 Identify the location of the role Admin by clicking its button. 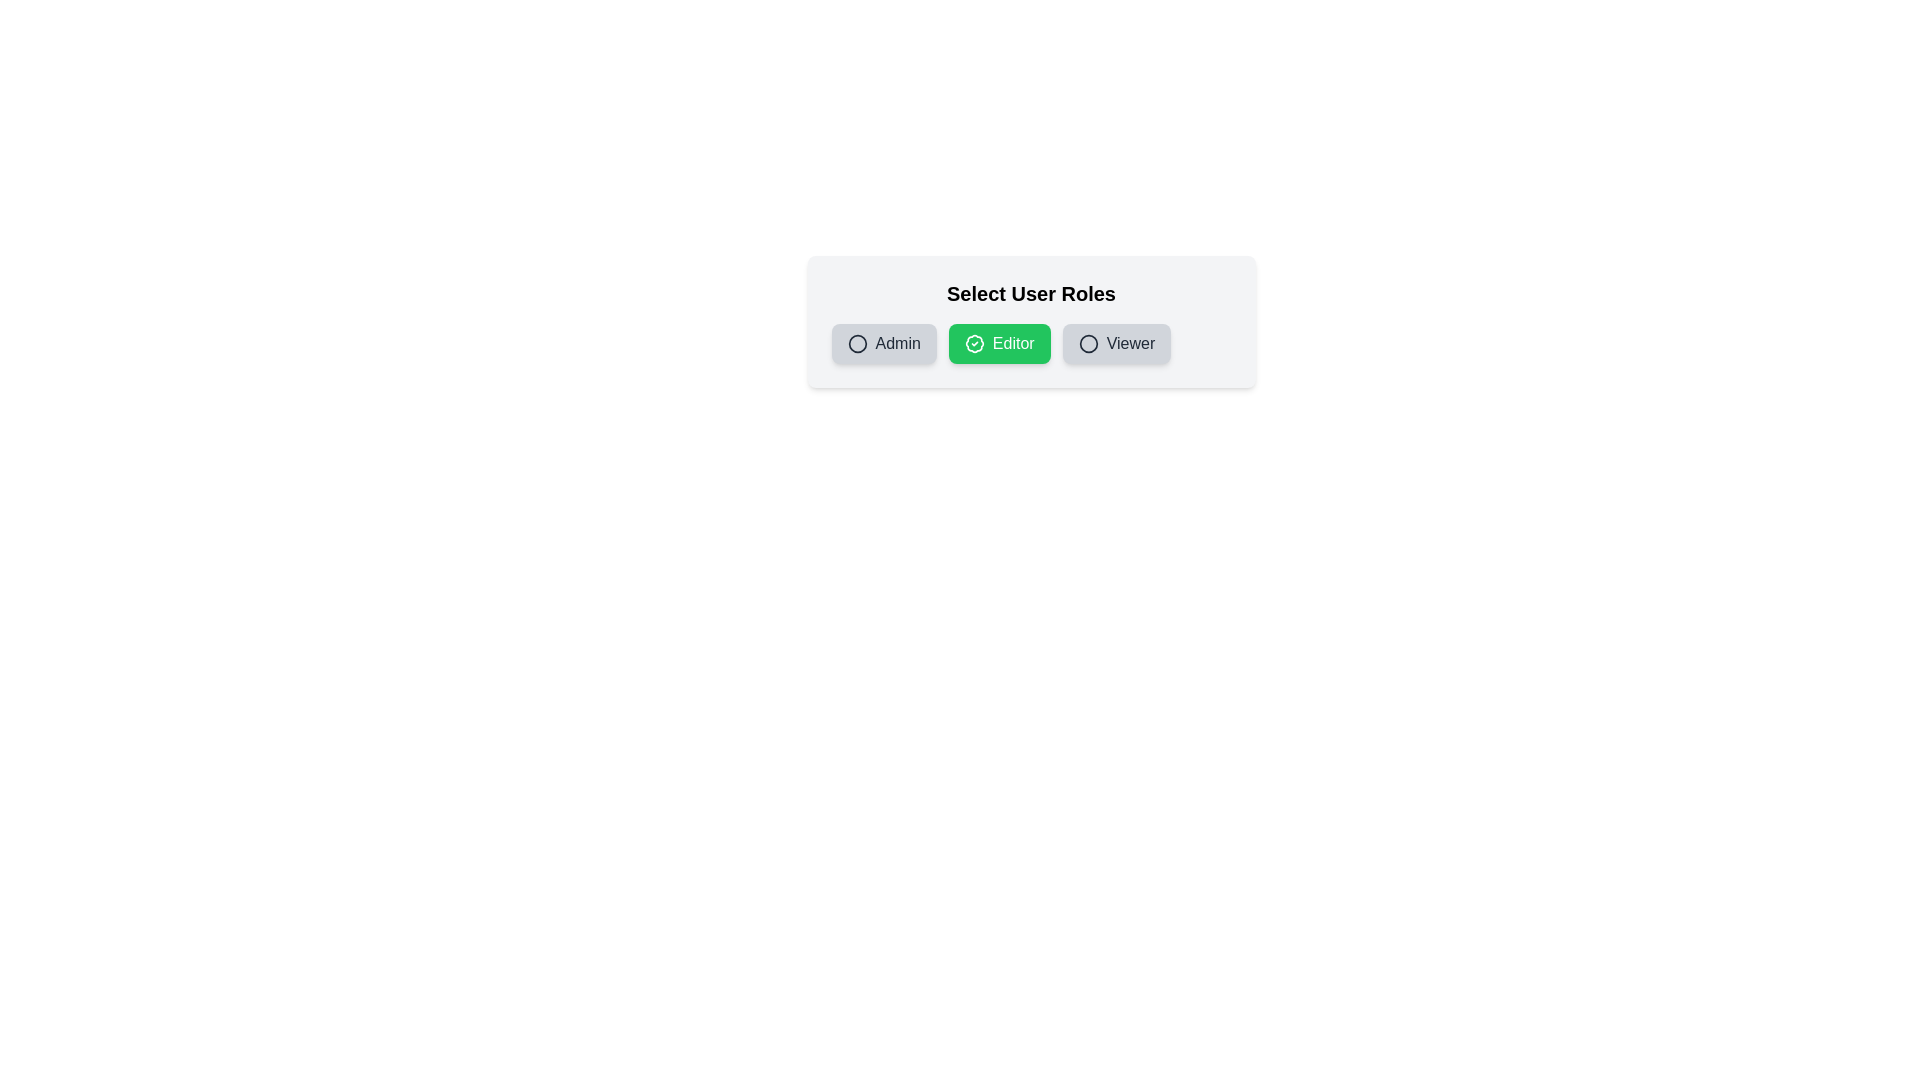
(883, 342).